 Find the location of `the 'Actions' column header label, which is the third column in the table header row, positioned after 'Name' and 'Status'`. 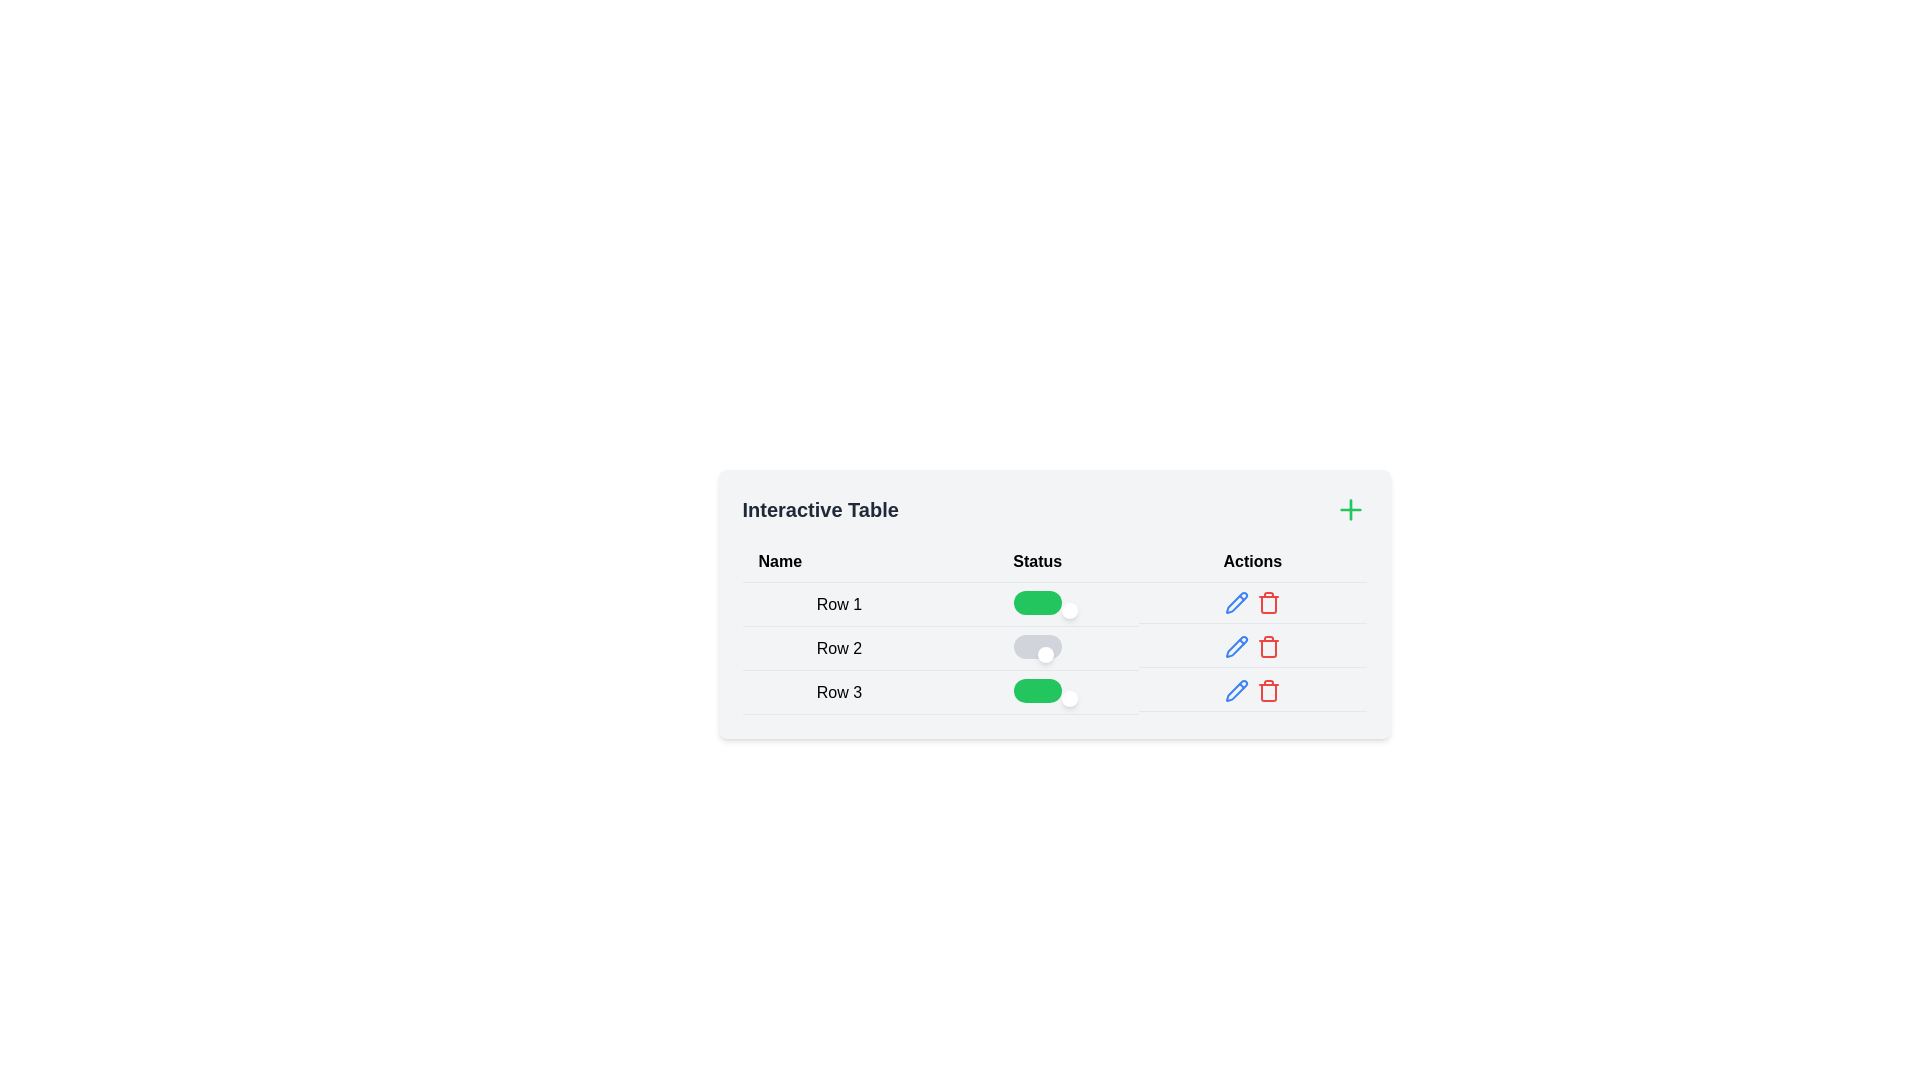

the 'Actions' column header label, which is the third column in the table header row, positioned after 'Name' and 'Status' is located at coordinates (1251, 562).